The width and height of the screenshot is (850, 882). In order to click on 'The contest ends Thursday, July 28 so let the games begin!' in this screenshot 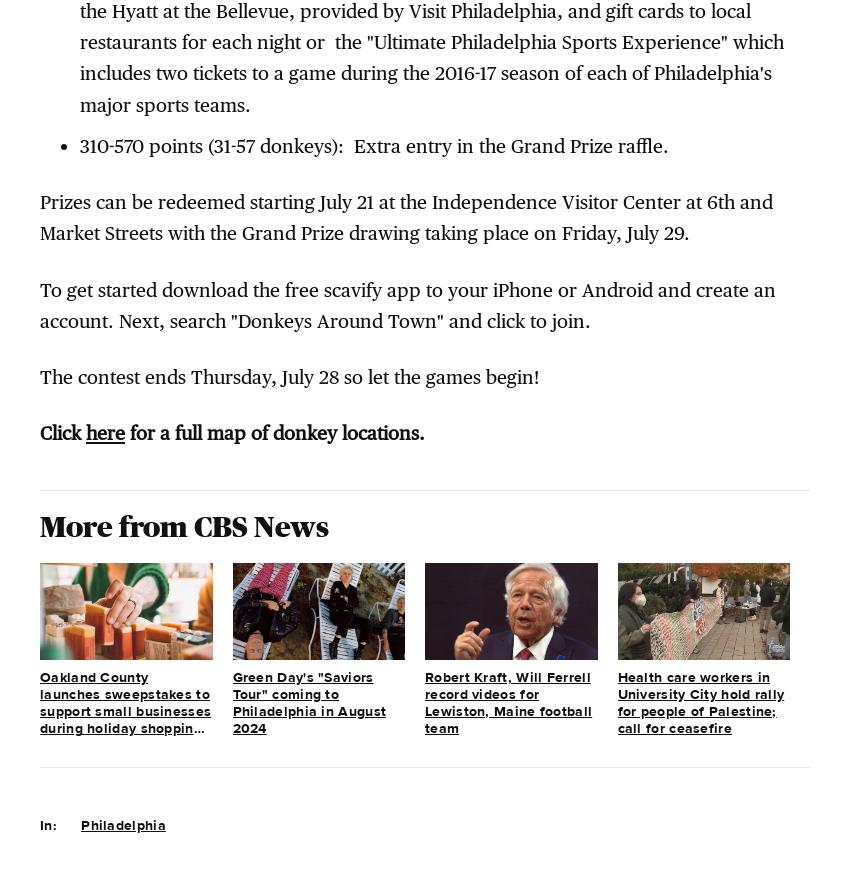, I will do `click(288, 375)`.